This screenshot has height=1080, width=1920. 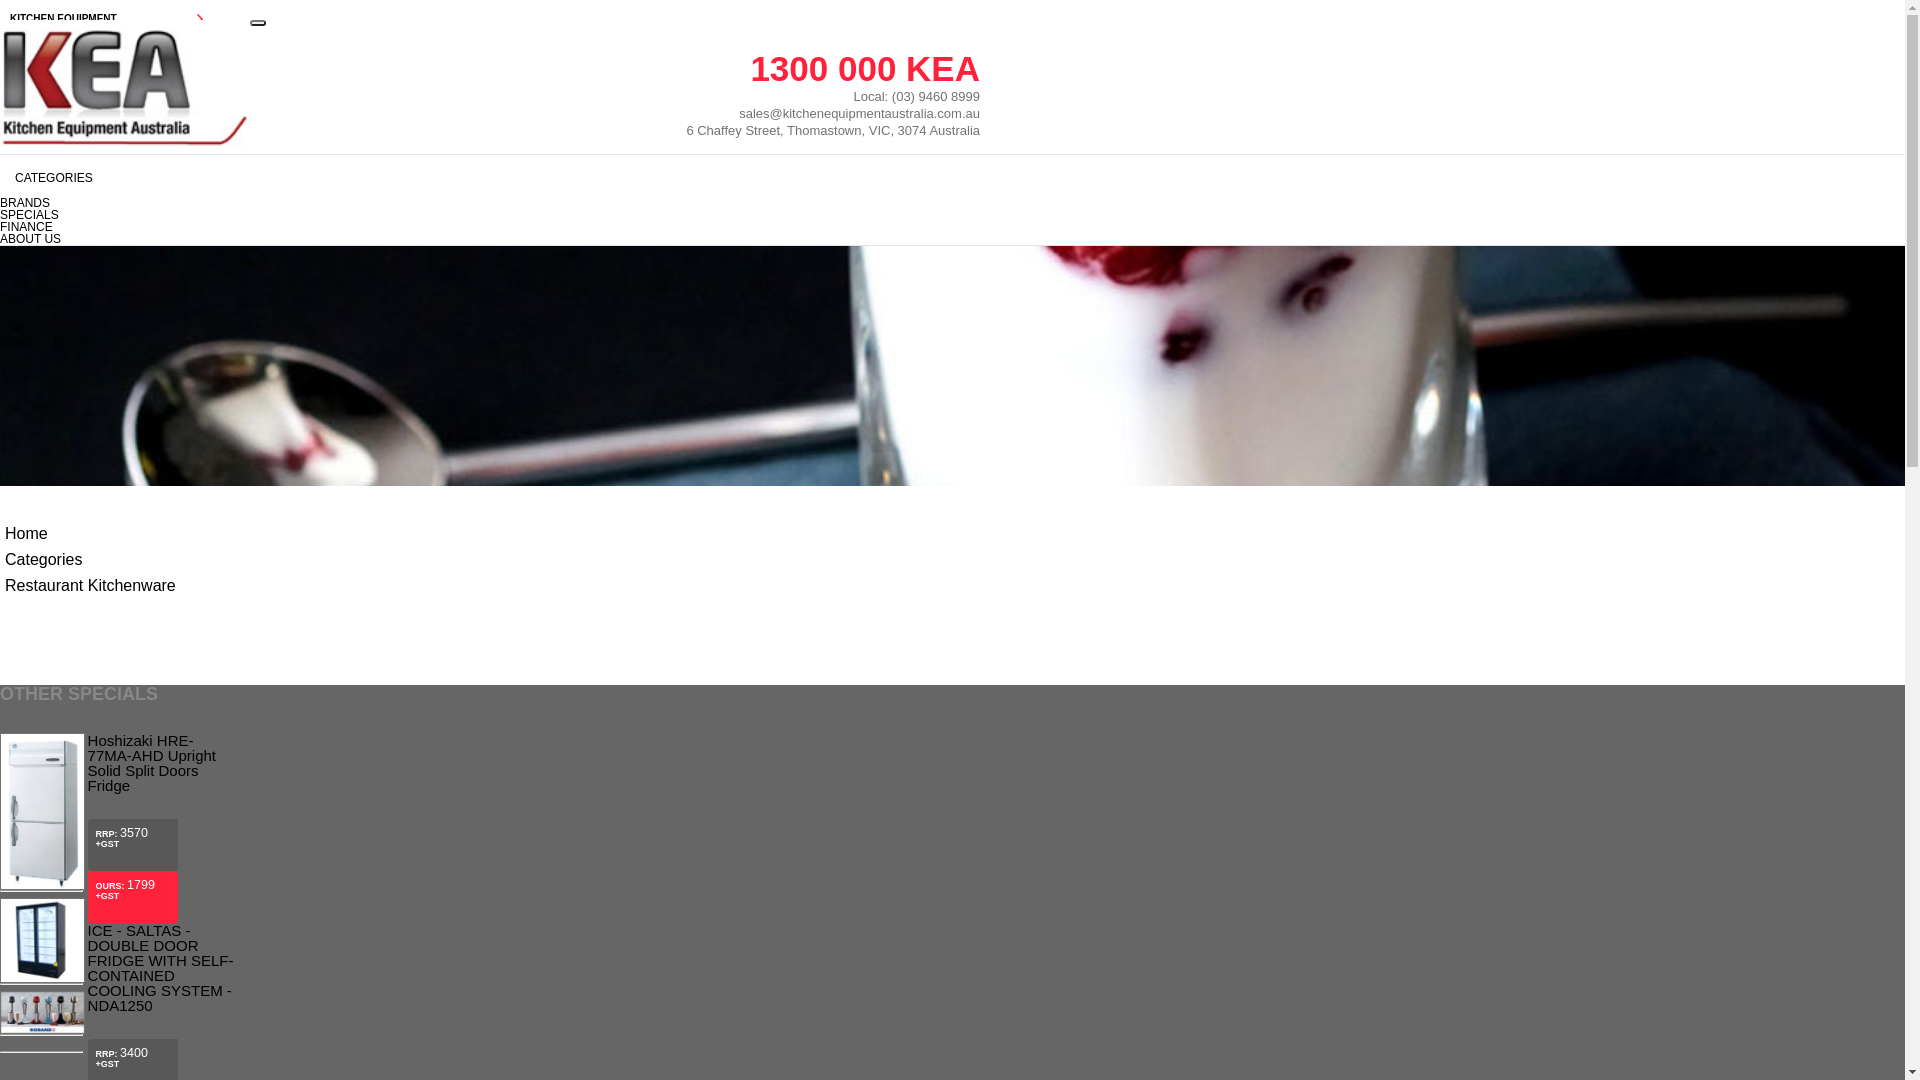 What do you see at coordinates (42, 978) in the screenshot?
I see `'ICE - SALTAS - DOUBLE DOOR FRIDGE WITH S'` at bounding box center [42, 978].